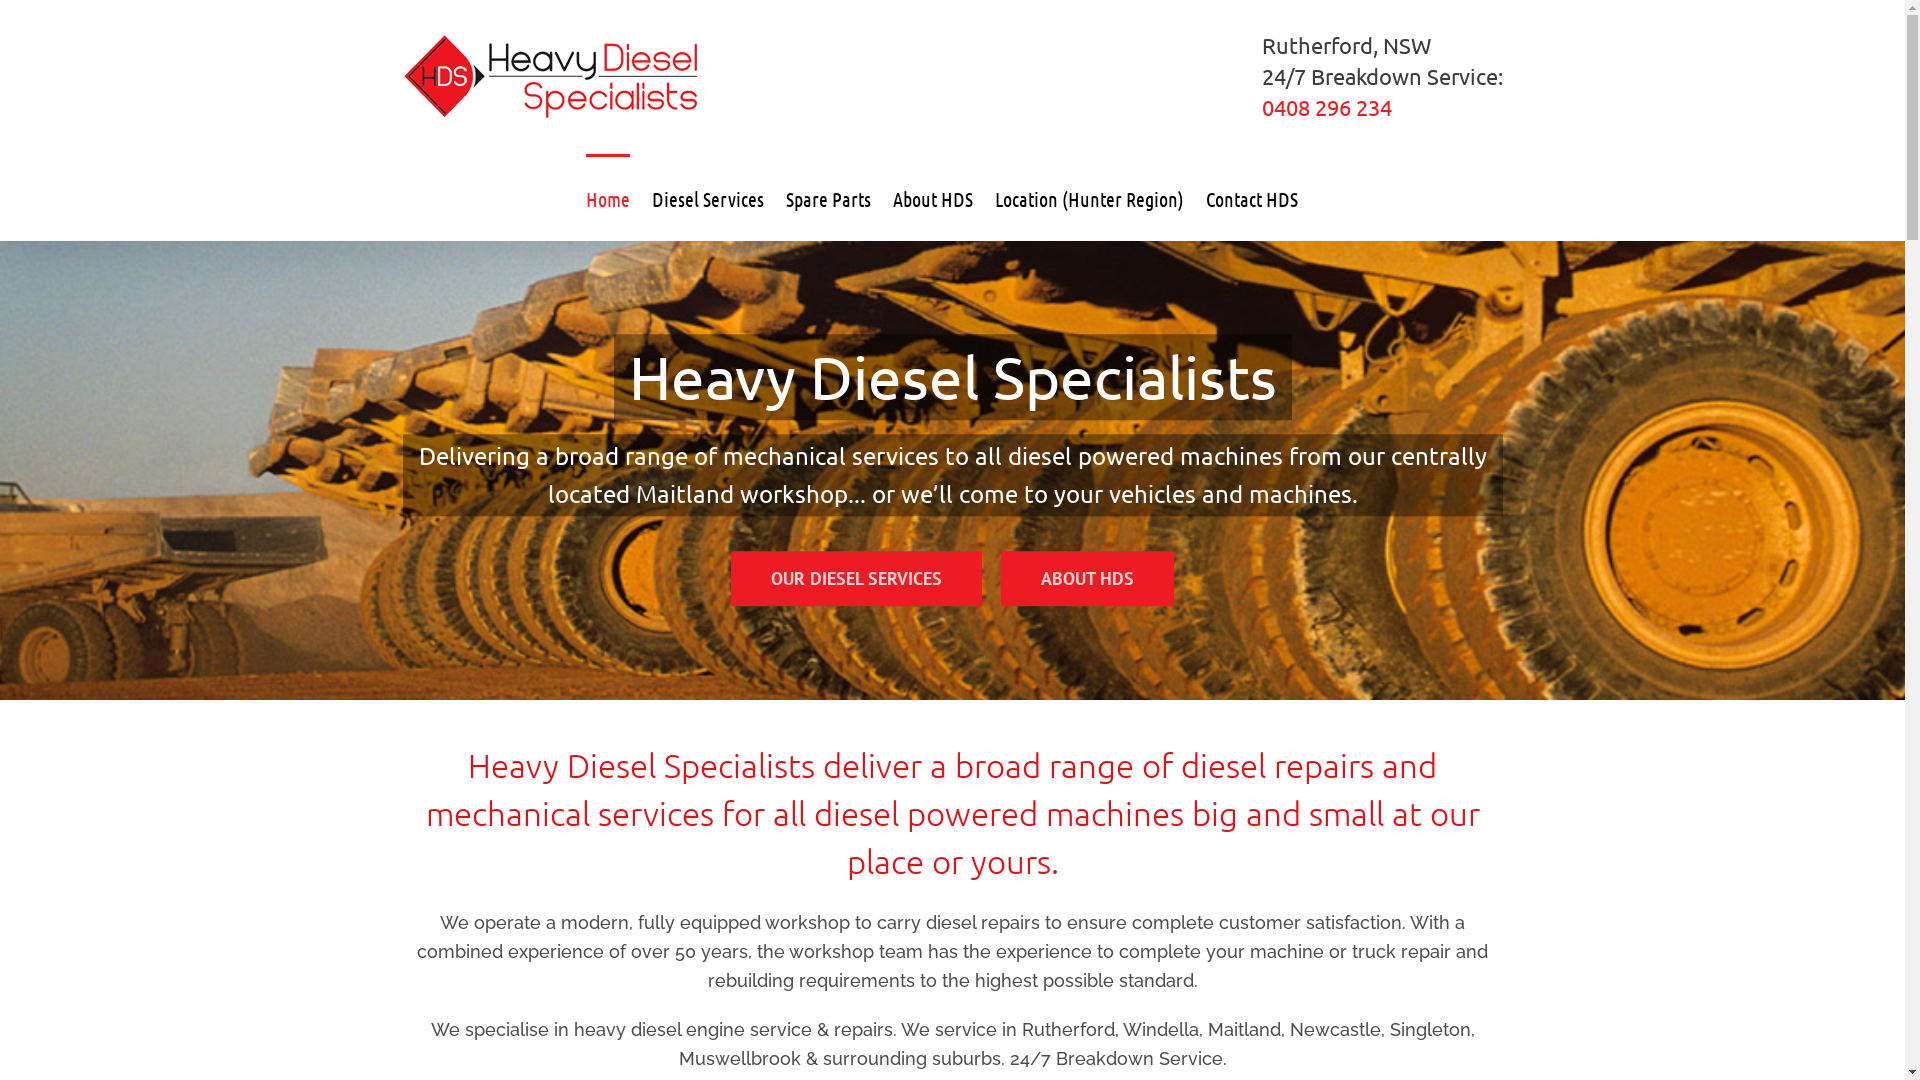 Image resolution: width=1920 pixels, height=1080 pixels. Describe the element at coordinates (708, 196) in the screenshot. I see `'Diesel Services'` at that location.